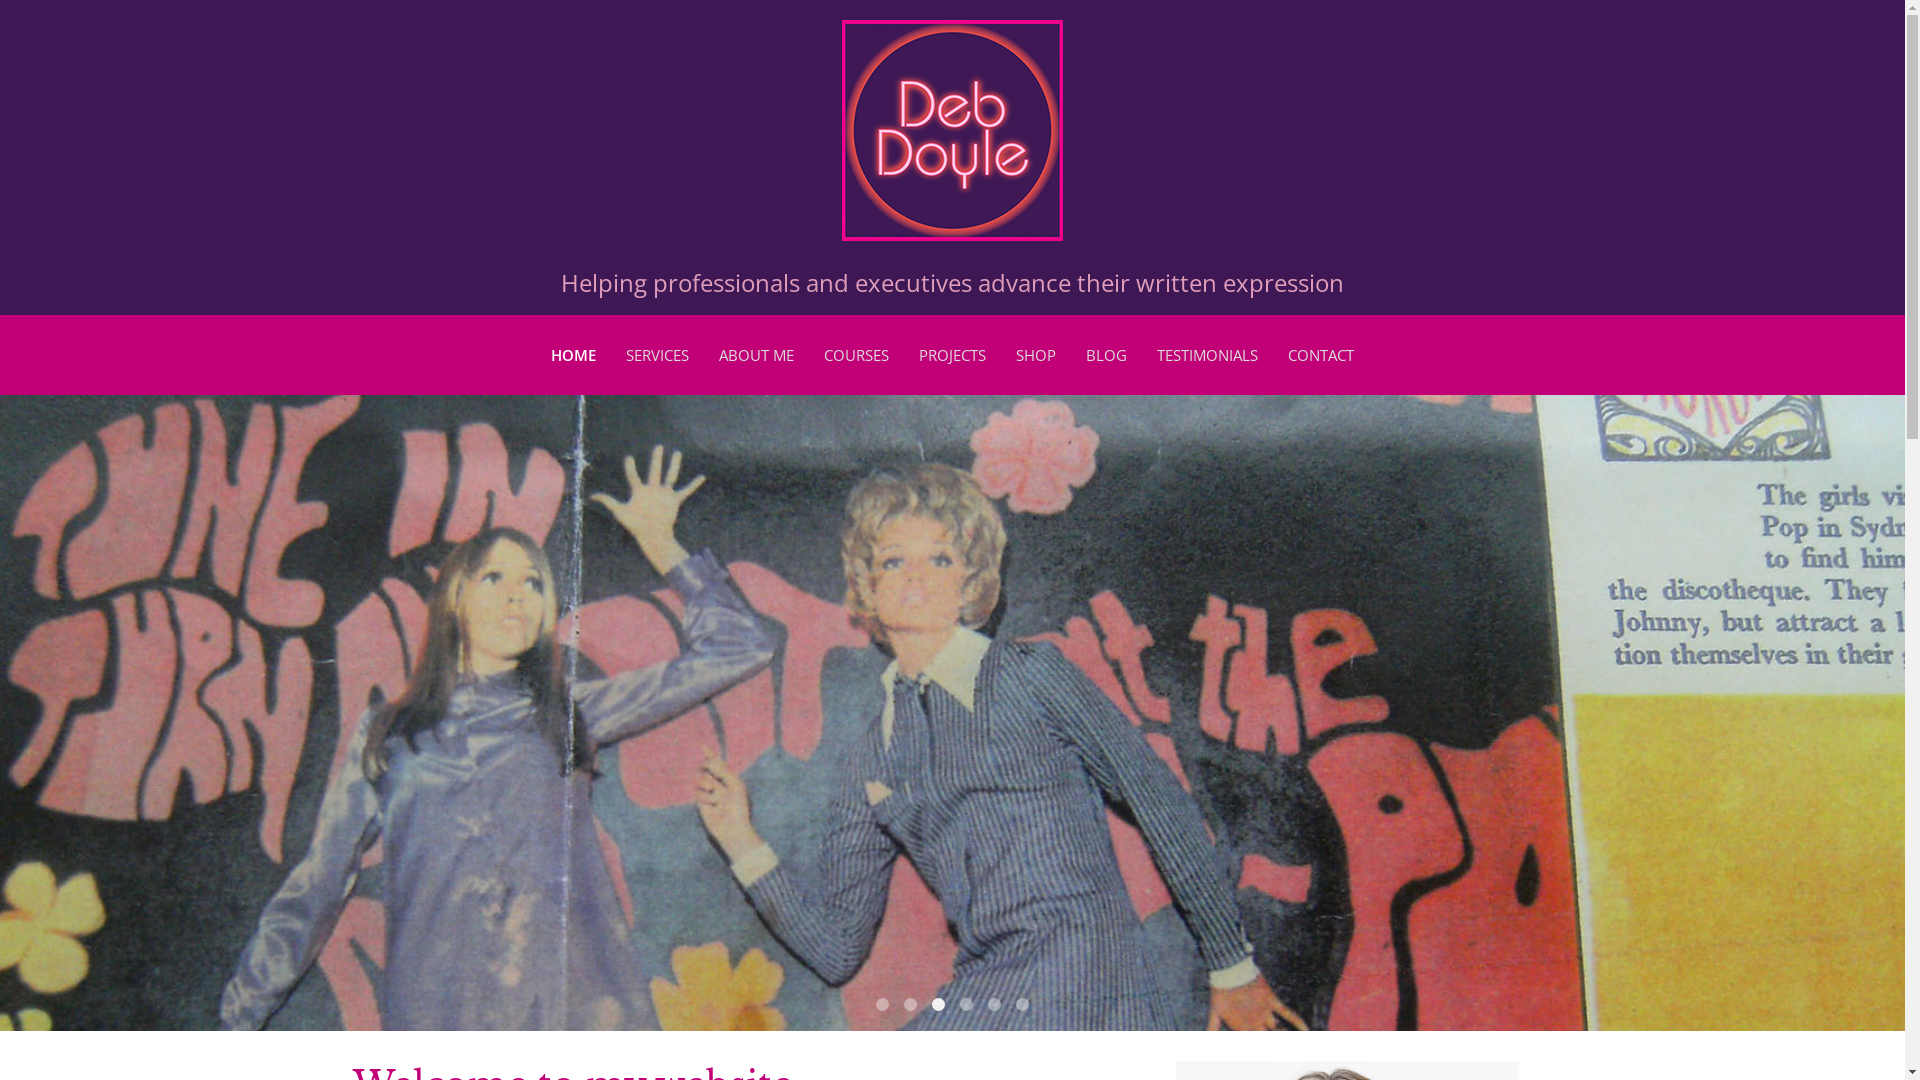 The height and width of the screenshot is (1080, 1920). Describe the element at coordinates (1206, 353) in the screenshot. I see `'TESTIMONIALS'` at that location.